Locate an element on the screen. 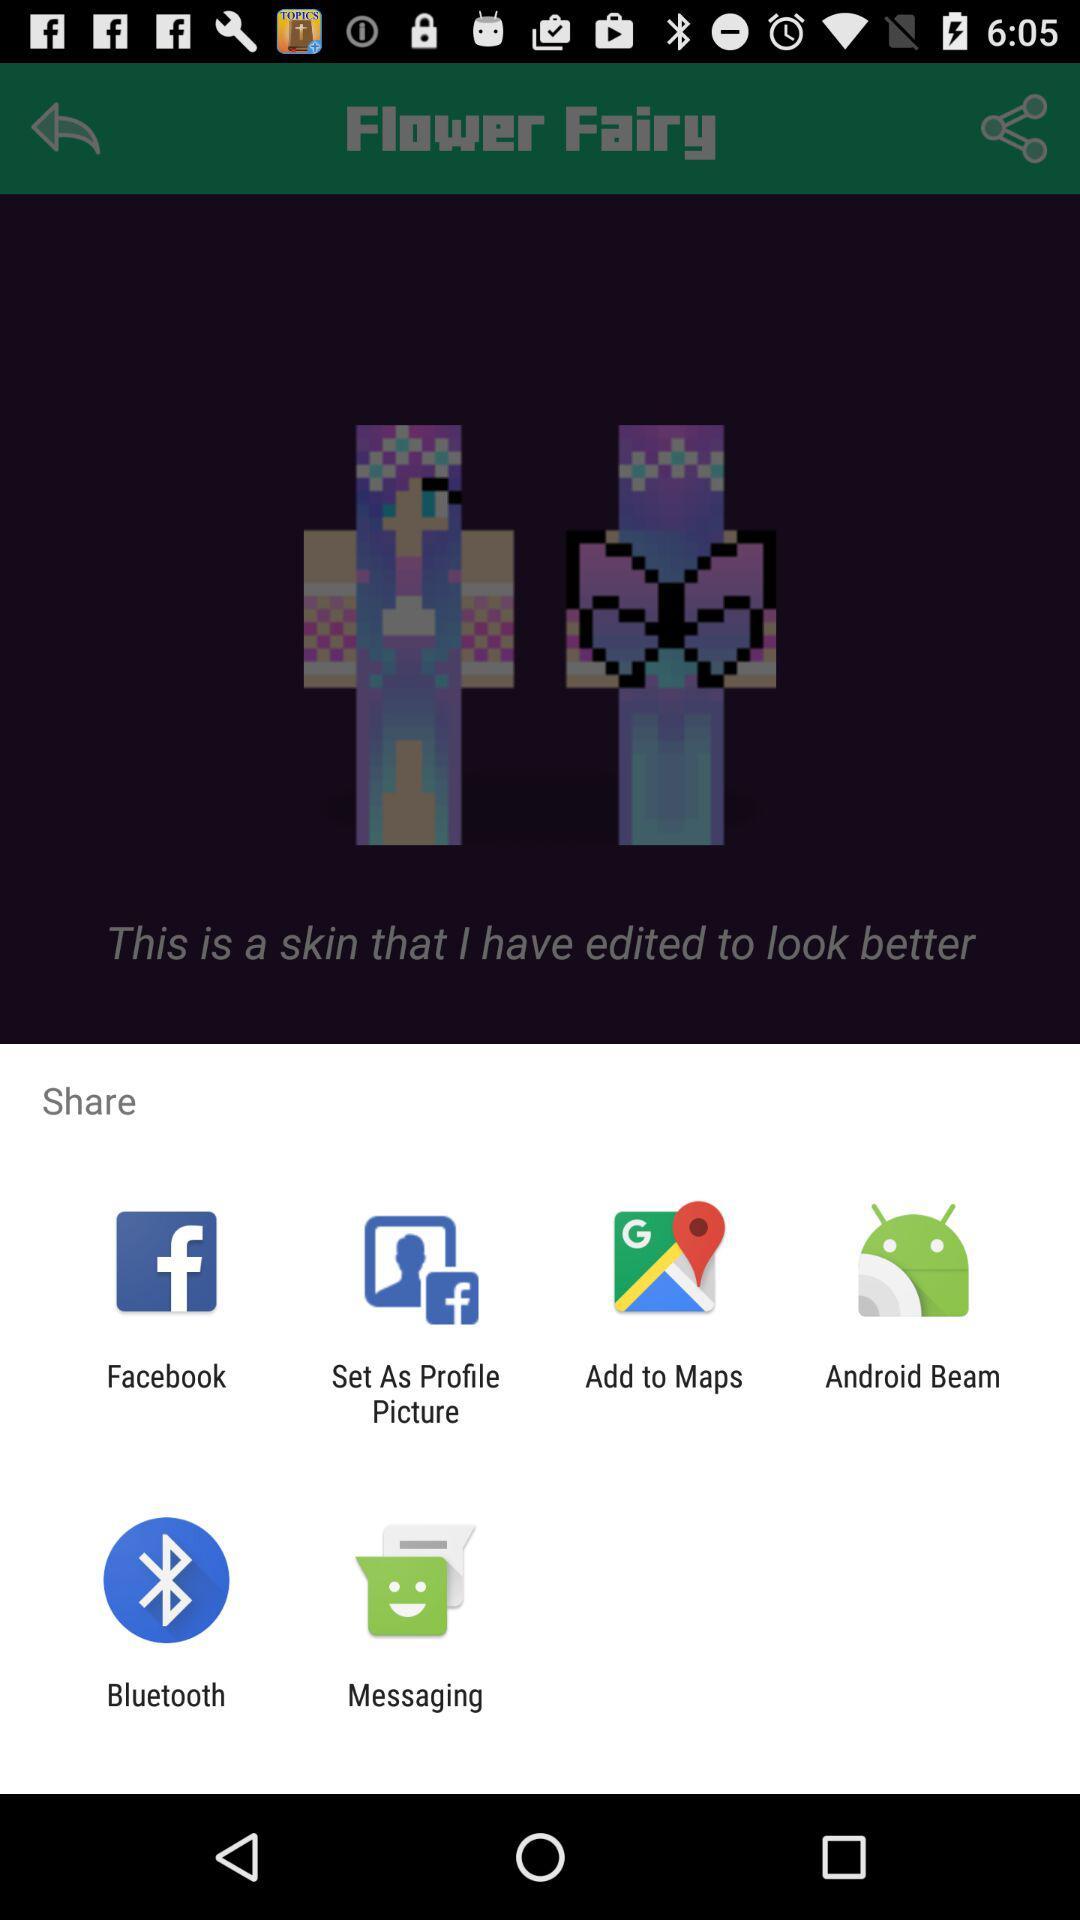 This screenshot has width=1080, height=1920. the item to the right of the bluetooth is located at coordinates (414, 1711).